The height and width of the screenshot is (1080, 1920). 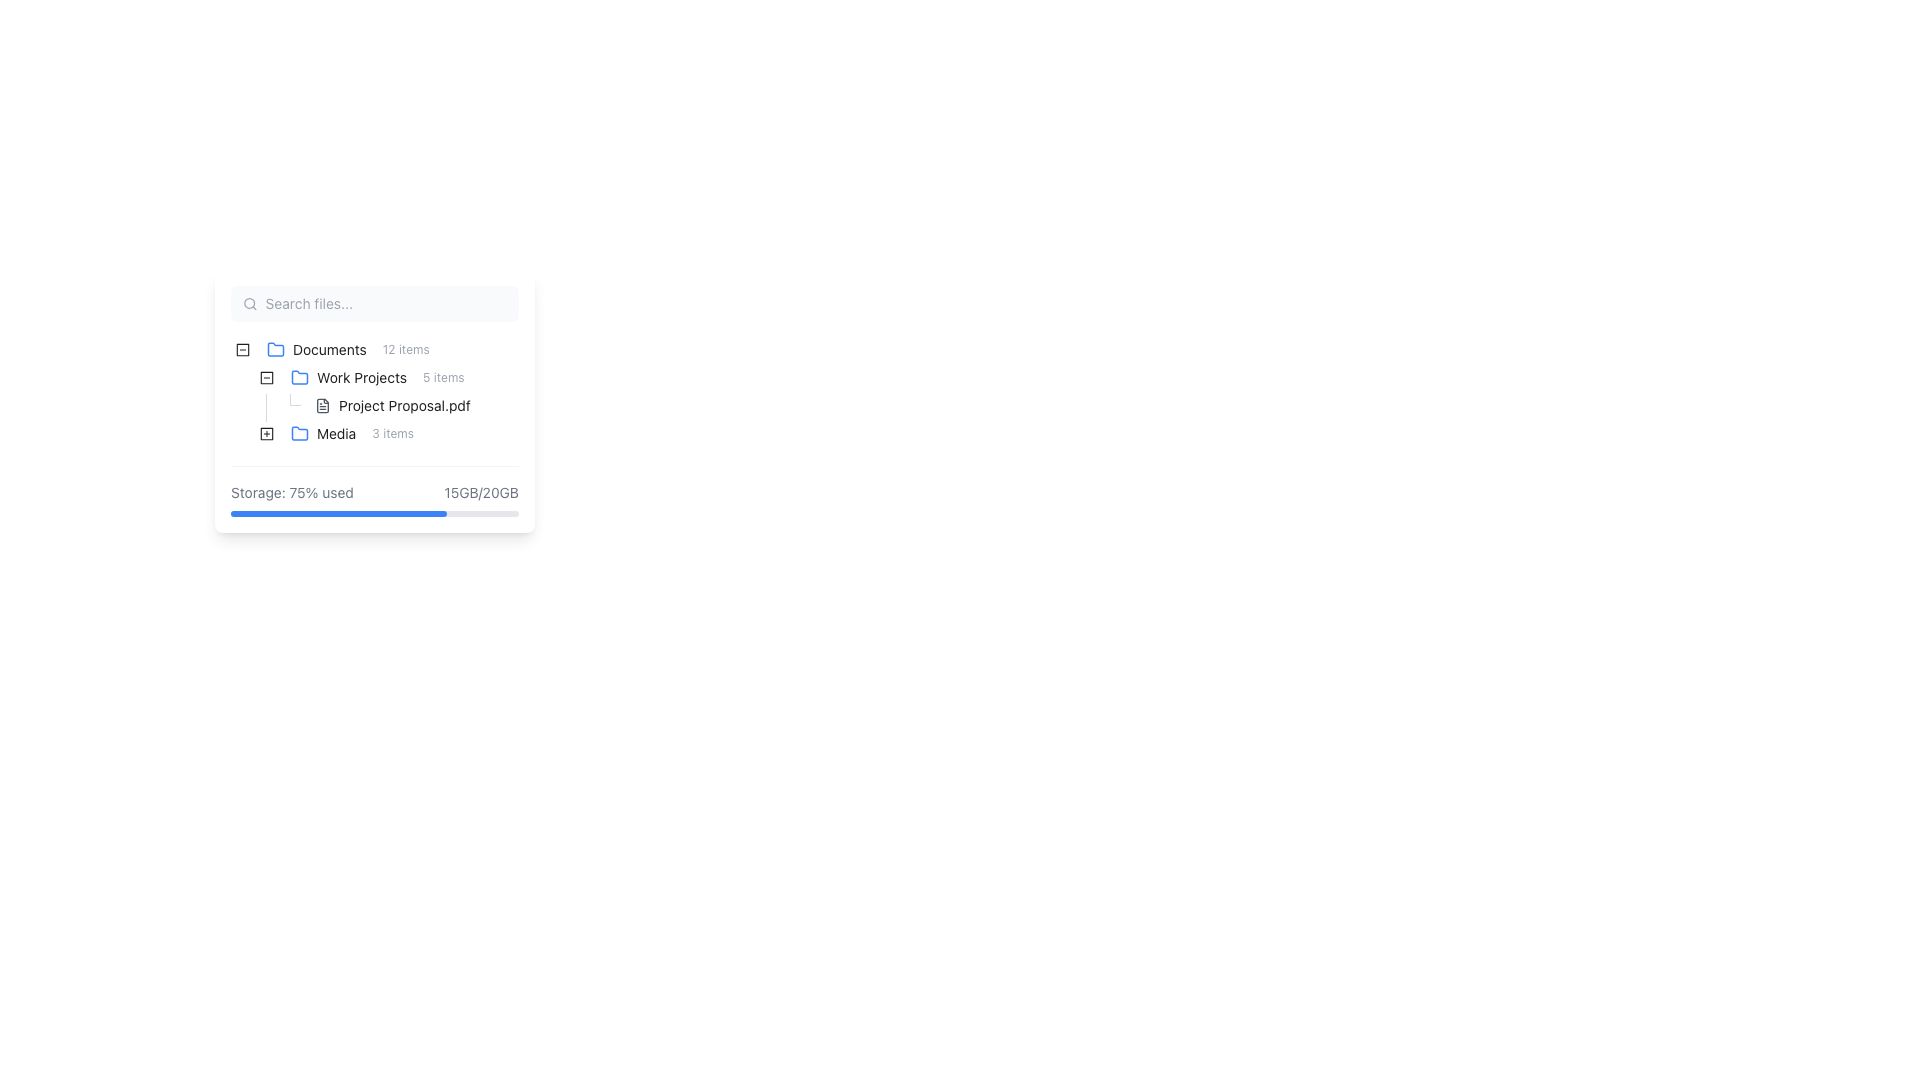 I want to click on the 'Work Projects' folder entry, so click(x=377, y=378).